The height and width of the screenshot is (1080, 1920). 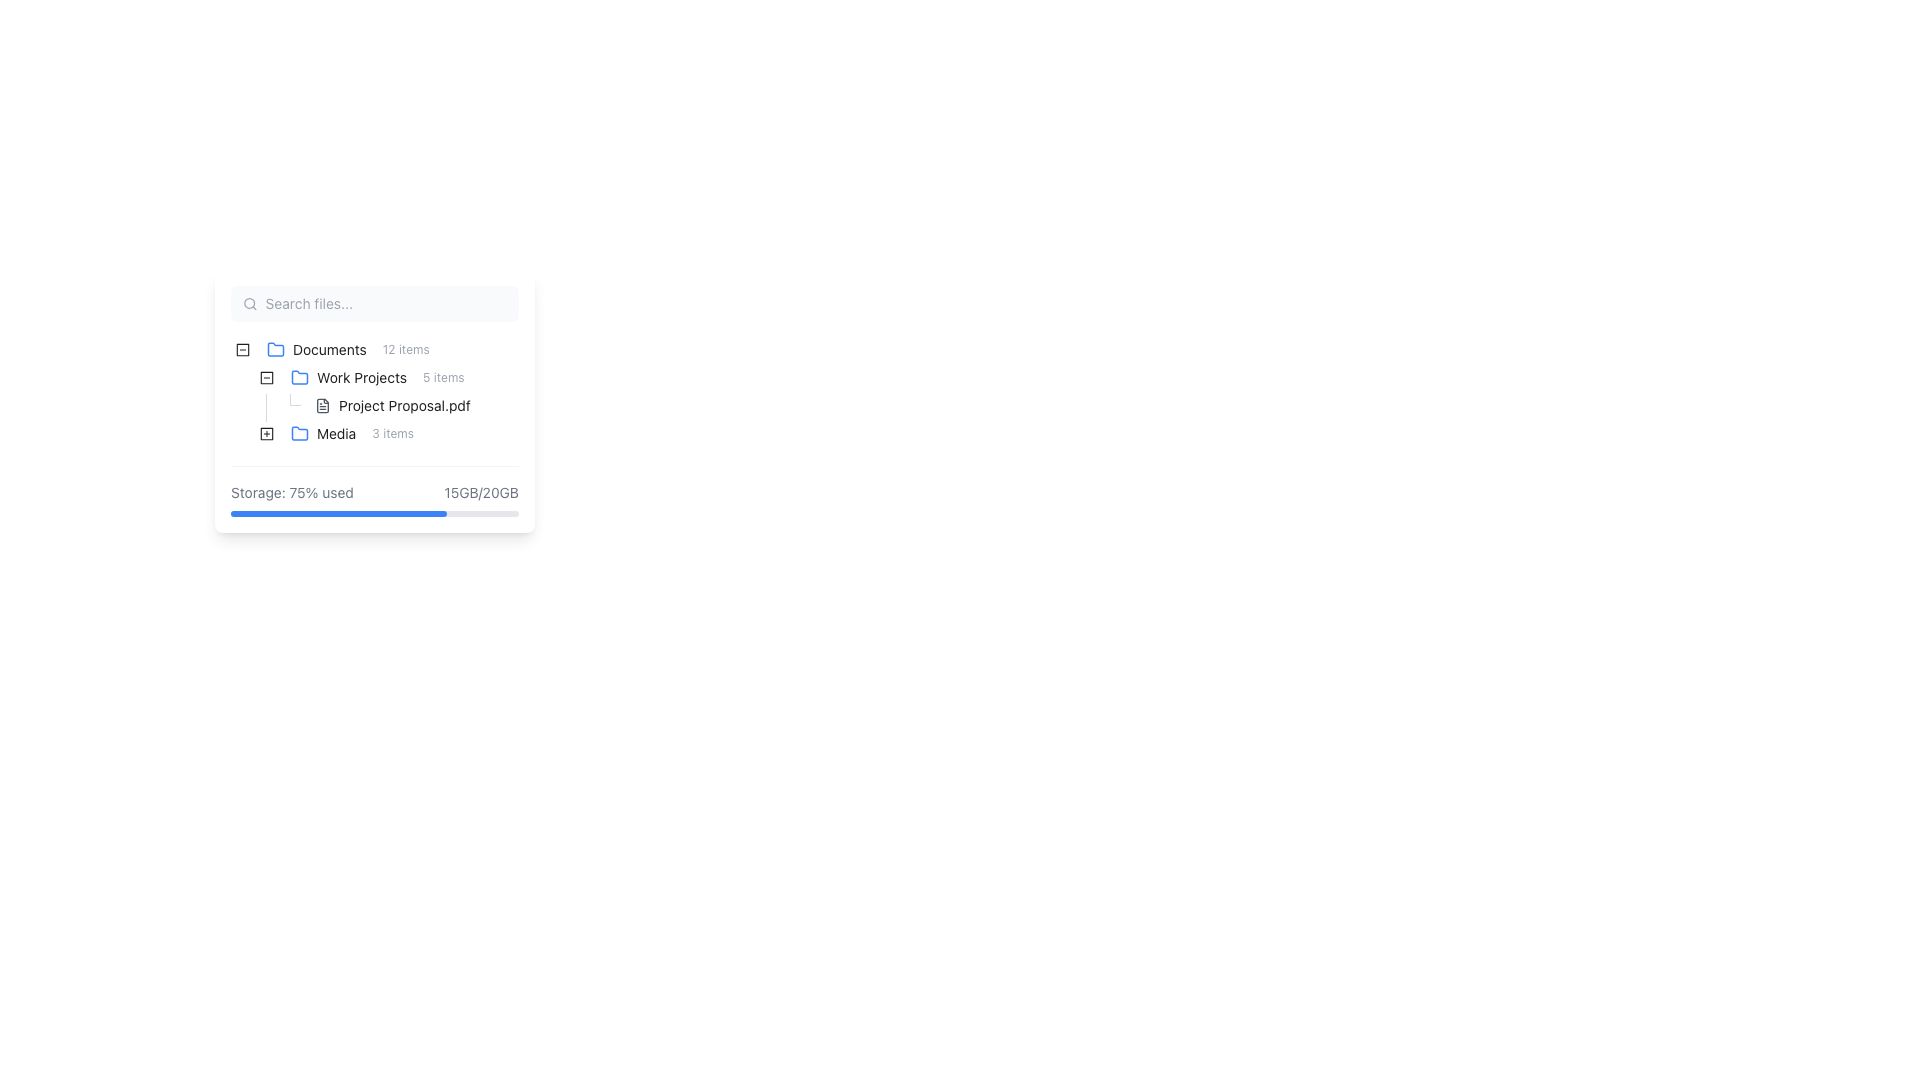 I want to click on the 'Work Projects' folder entry, so click(x=377, y=378).